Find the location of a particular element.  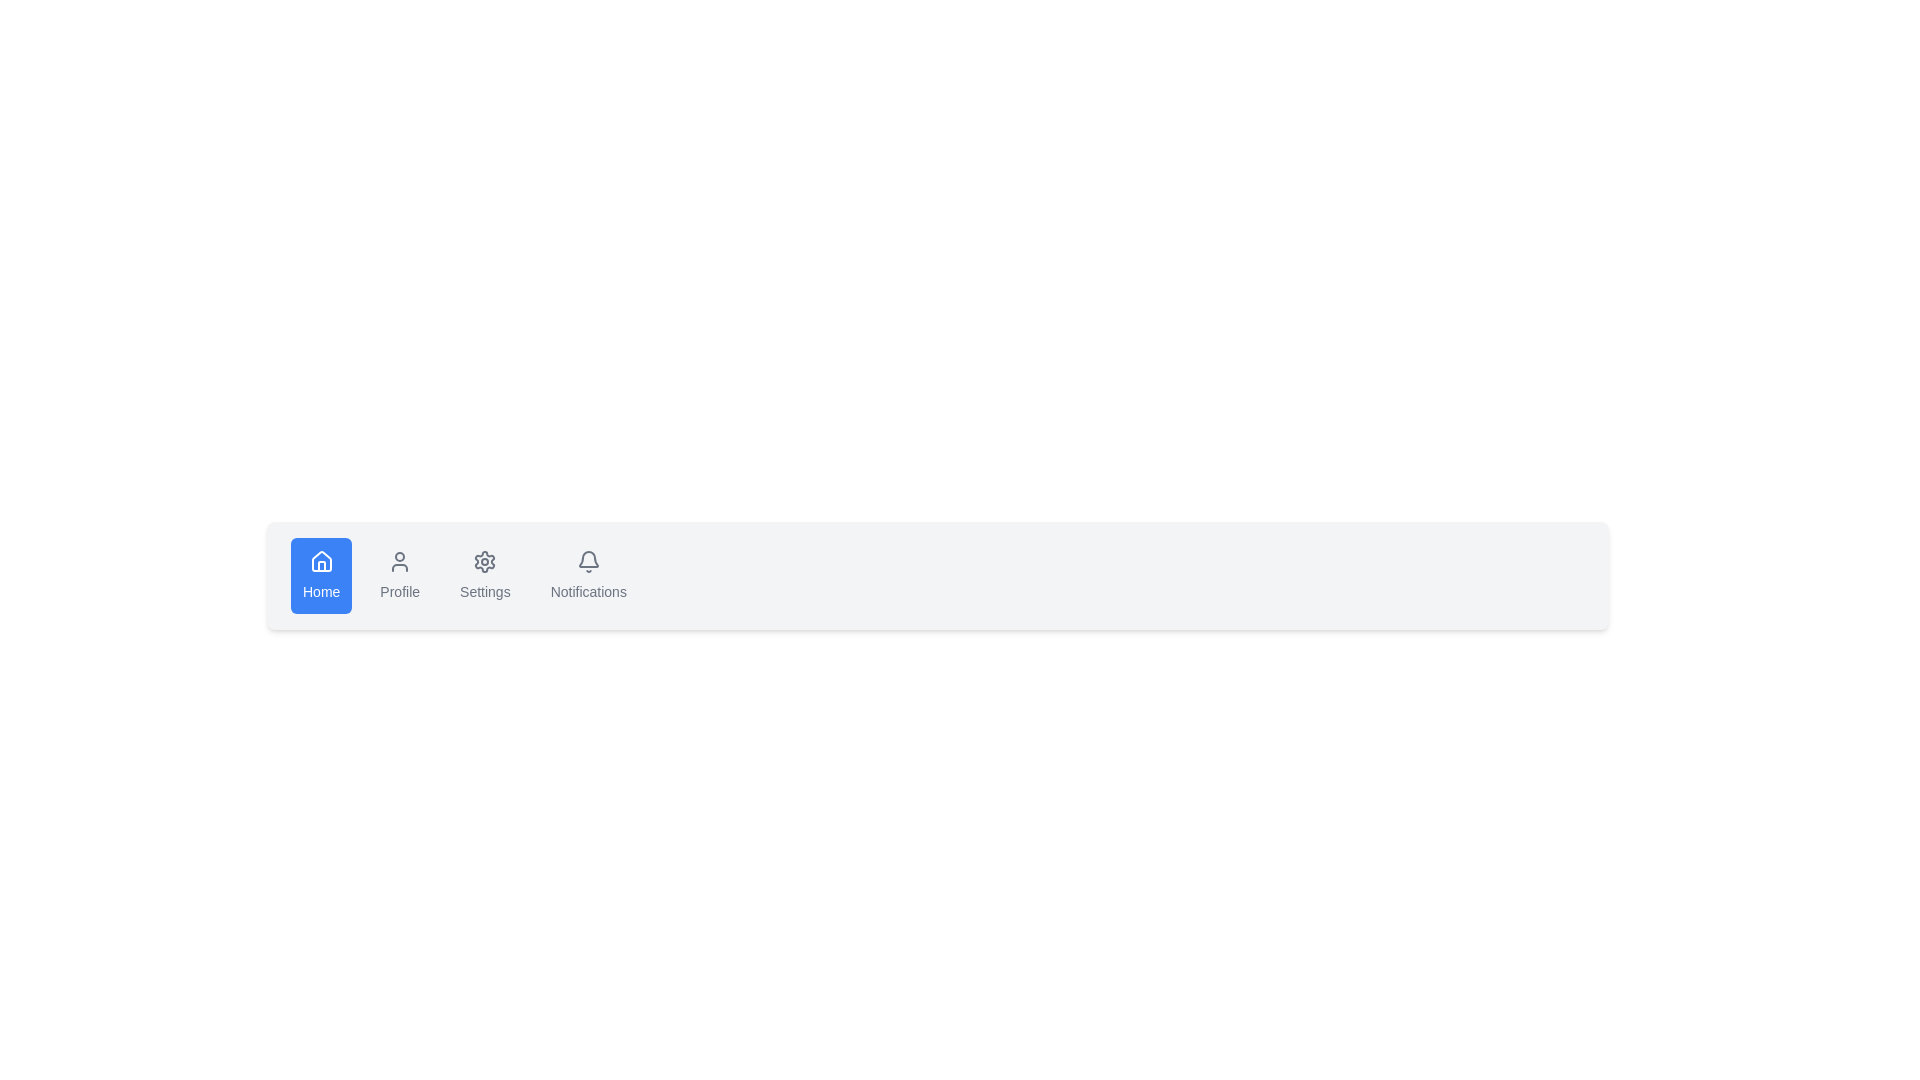

the 'Settings' button, which features a gear icon and is the third item in the horizontal menu bar is located at coordinates (485, 575).